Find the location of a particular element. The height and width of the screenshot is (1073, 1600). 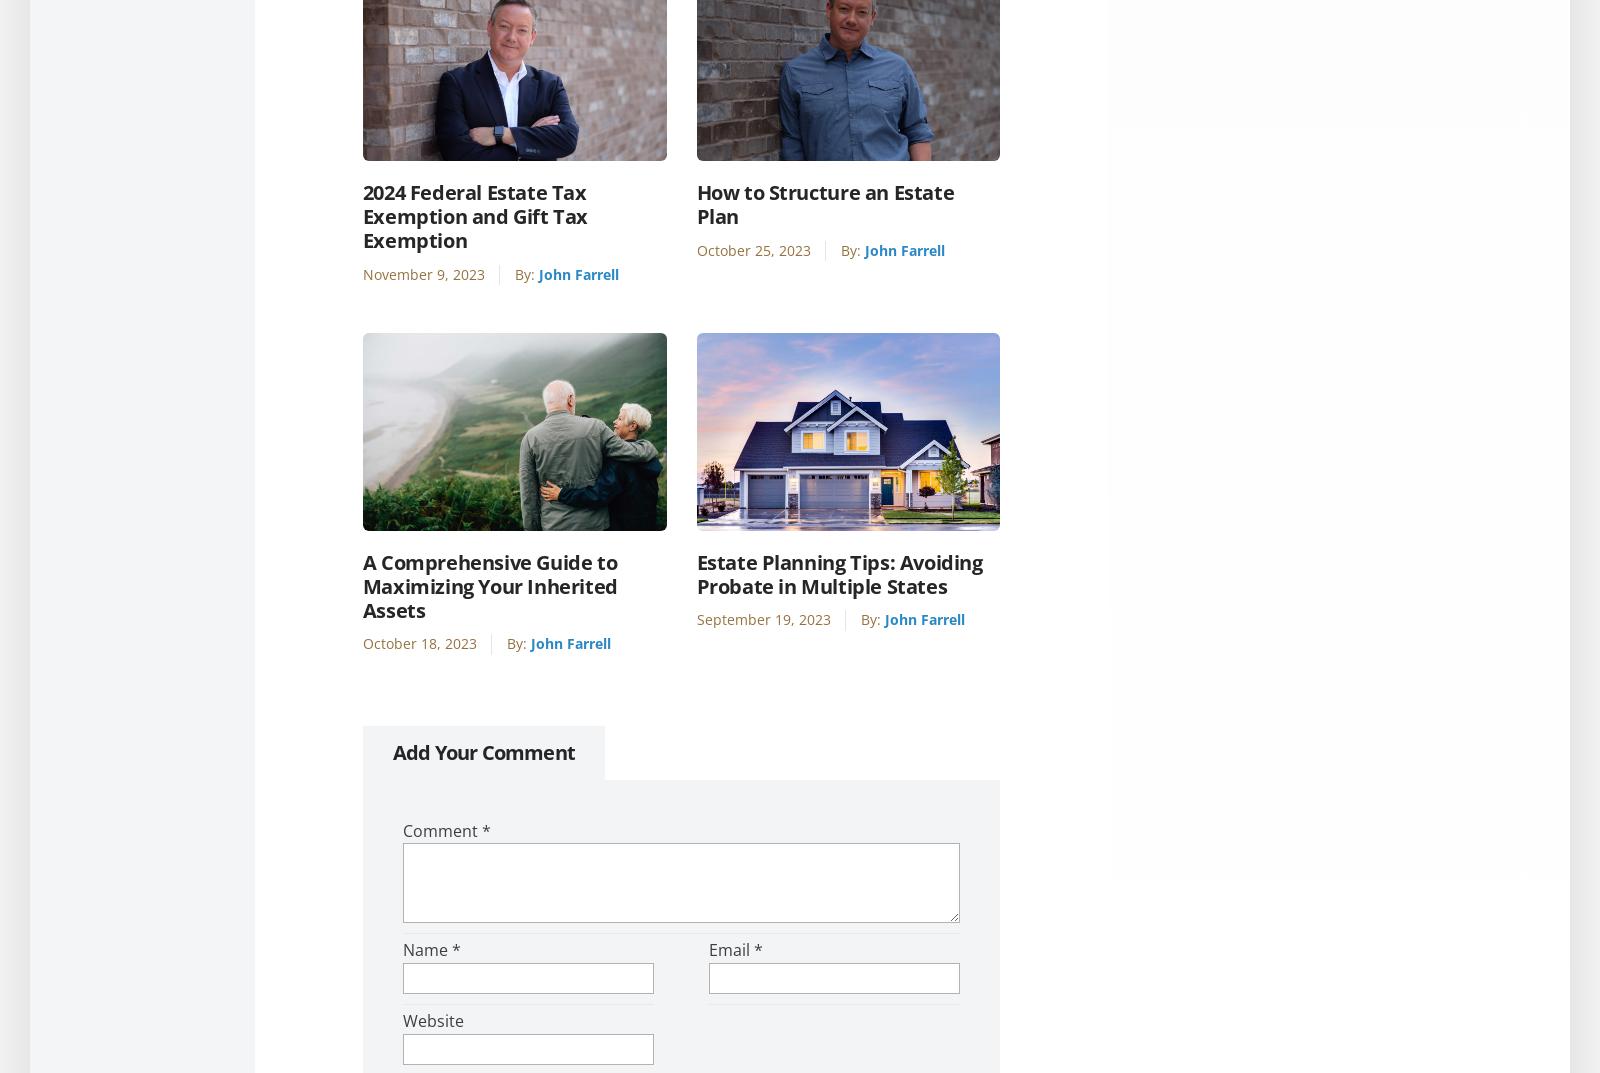

'2024 Federal Estate Tax Exemption and Gift Tax Exemption' is located at coordinates (362, 216).